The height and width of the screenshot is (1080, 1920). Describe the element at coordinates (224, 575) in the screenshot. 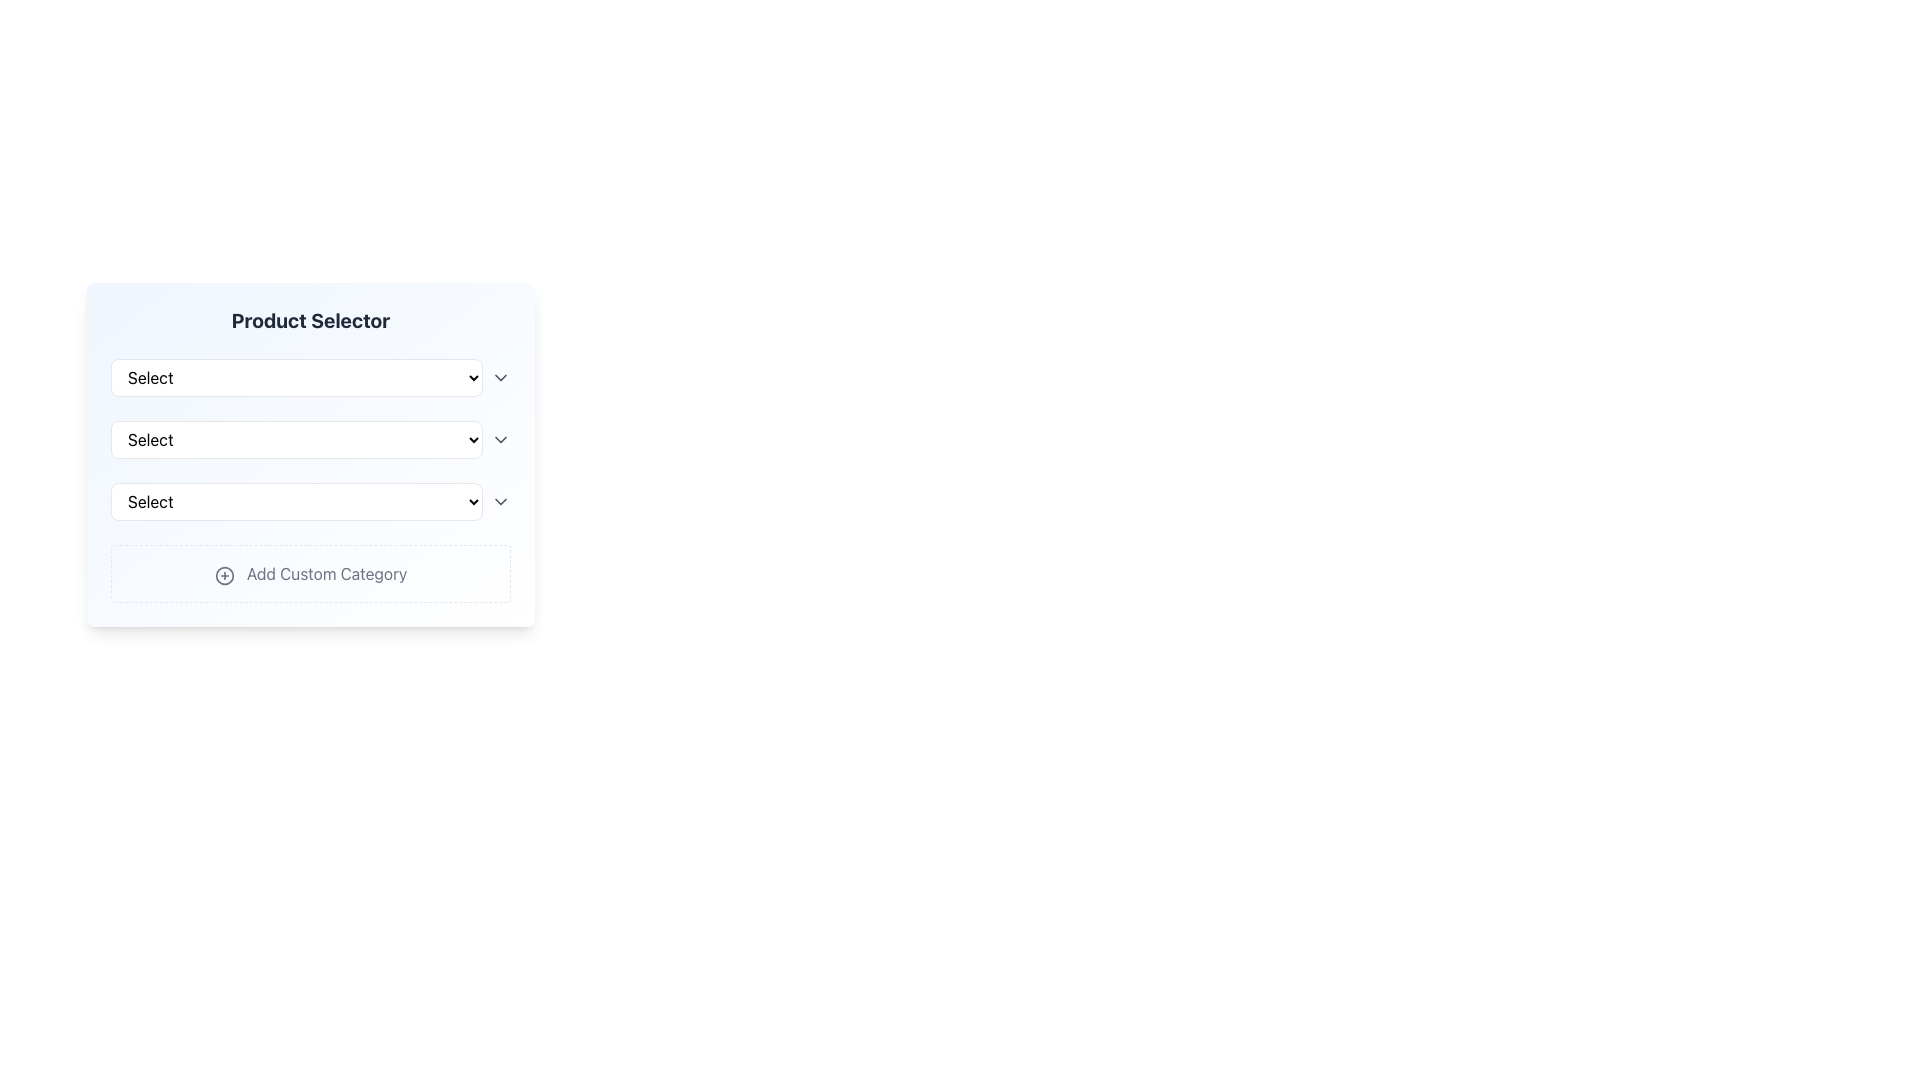

I see `the circular outline of the 'Add Custom Category' button icon, which is part of a graphic representation with a plus sign` at that location.